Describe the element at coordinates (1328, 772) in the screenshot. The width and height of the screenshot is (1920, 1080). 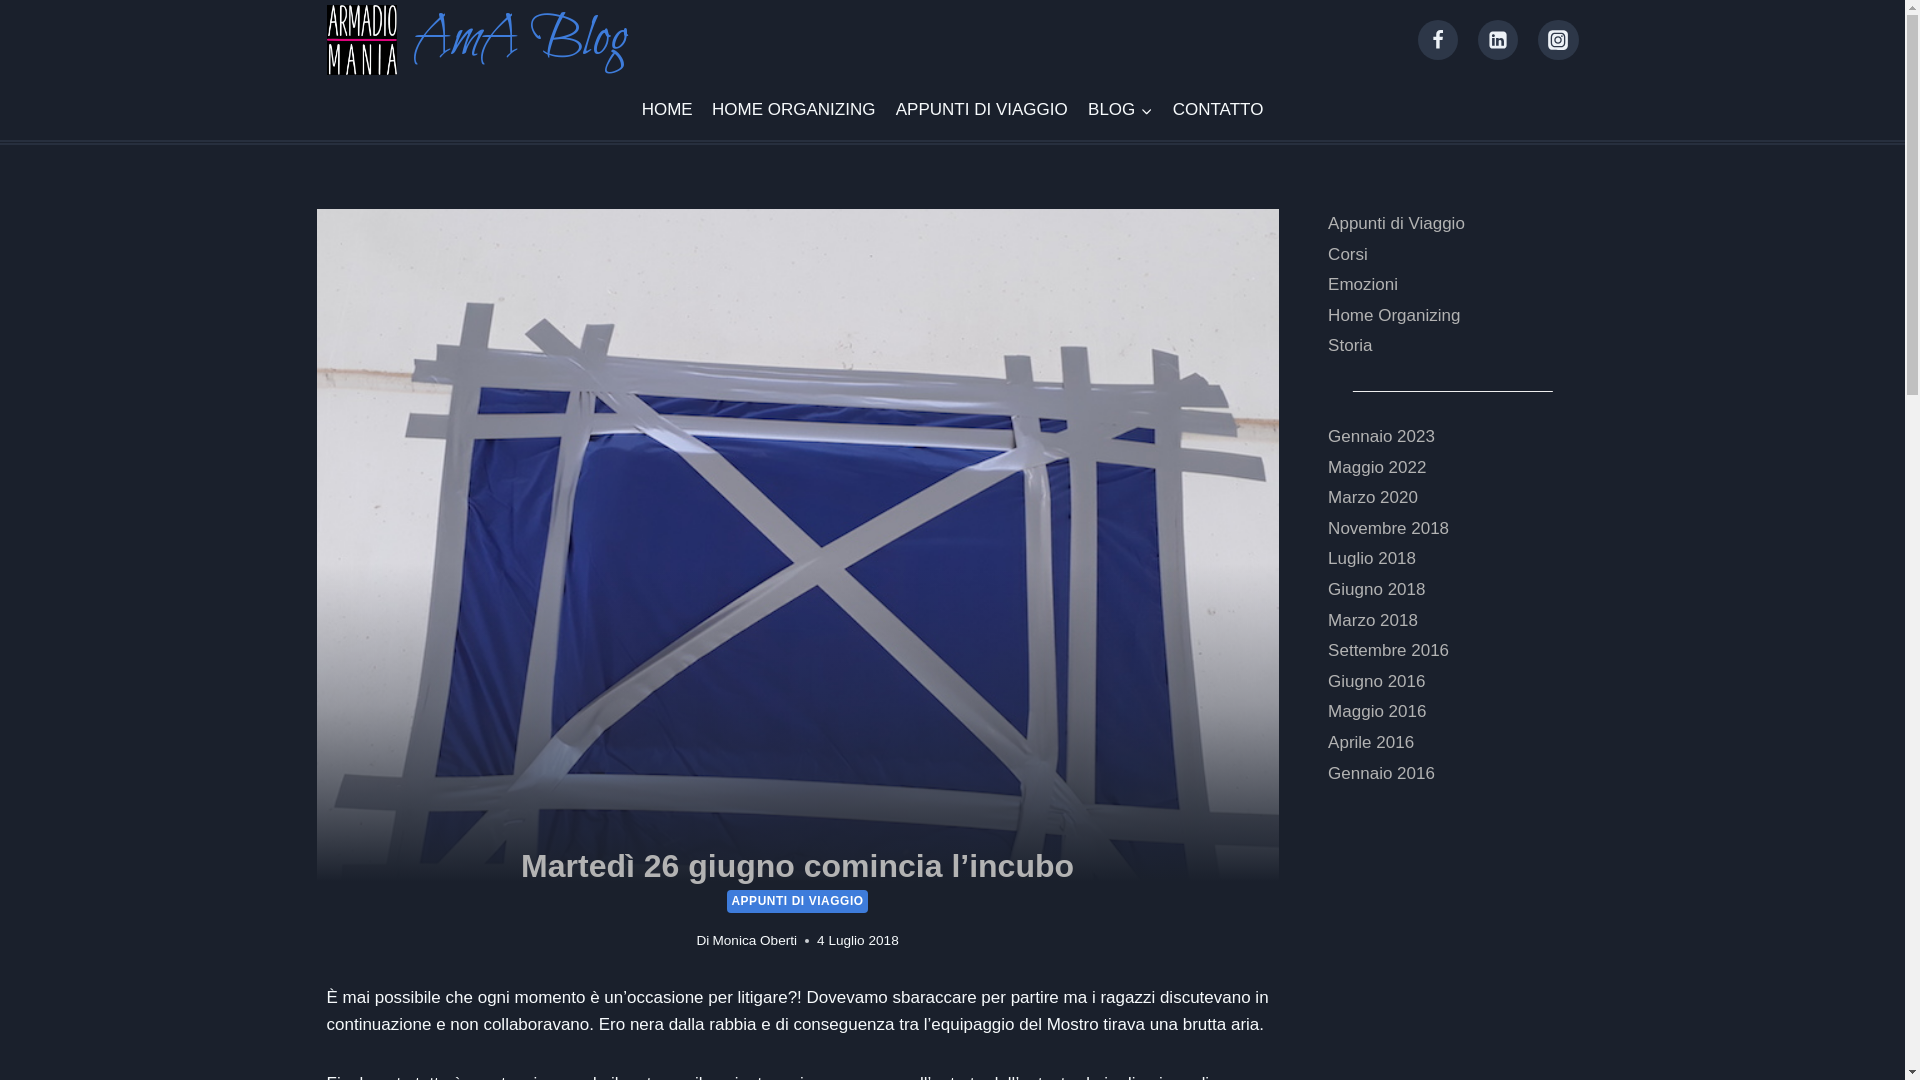
I see `'Gennaio 2016'` at that location.